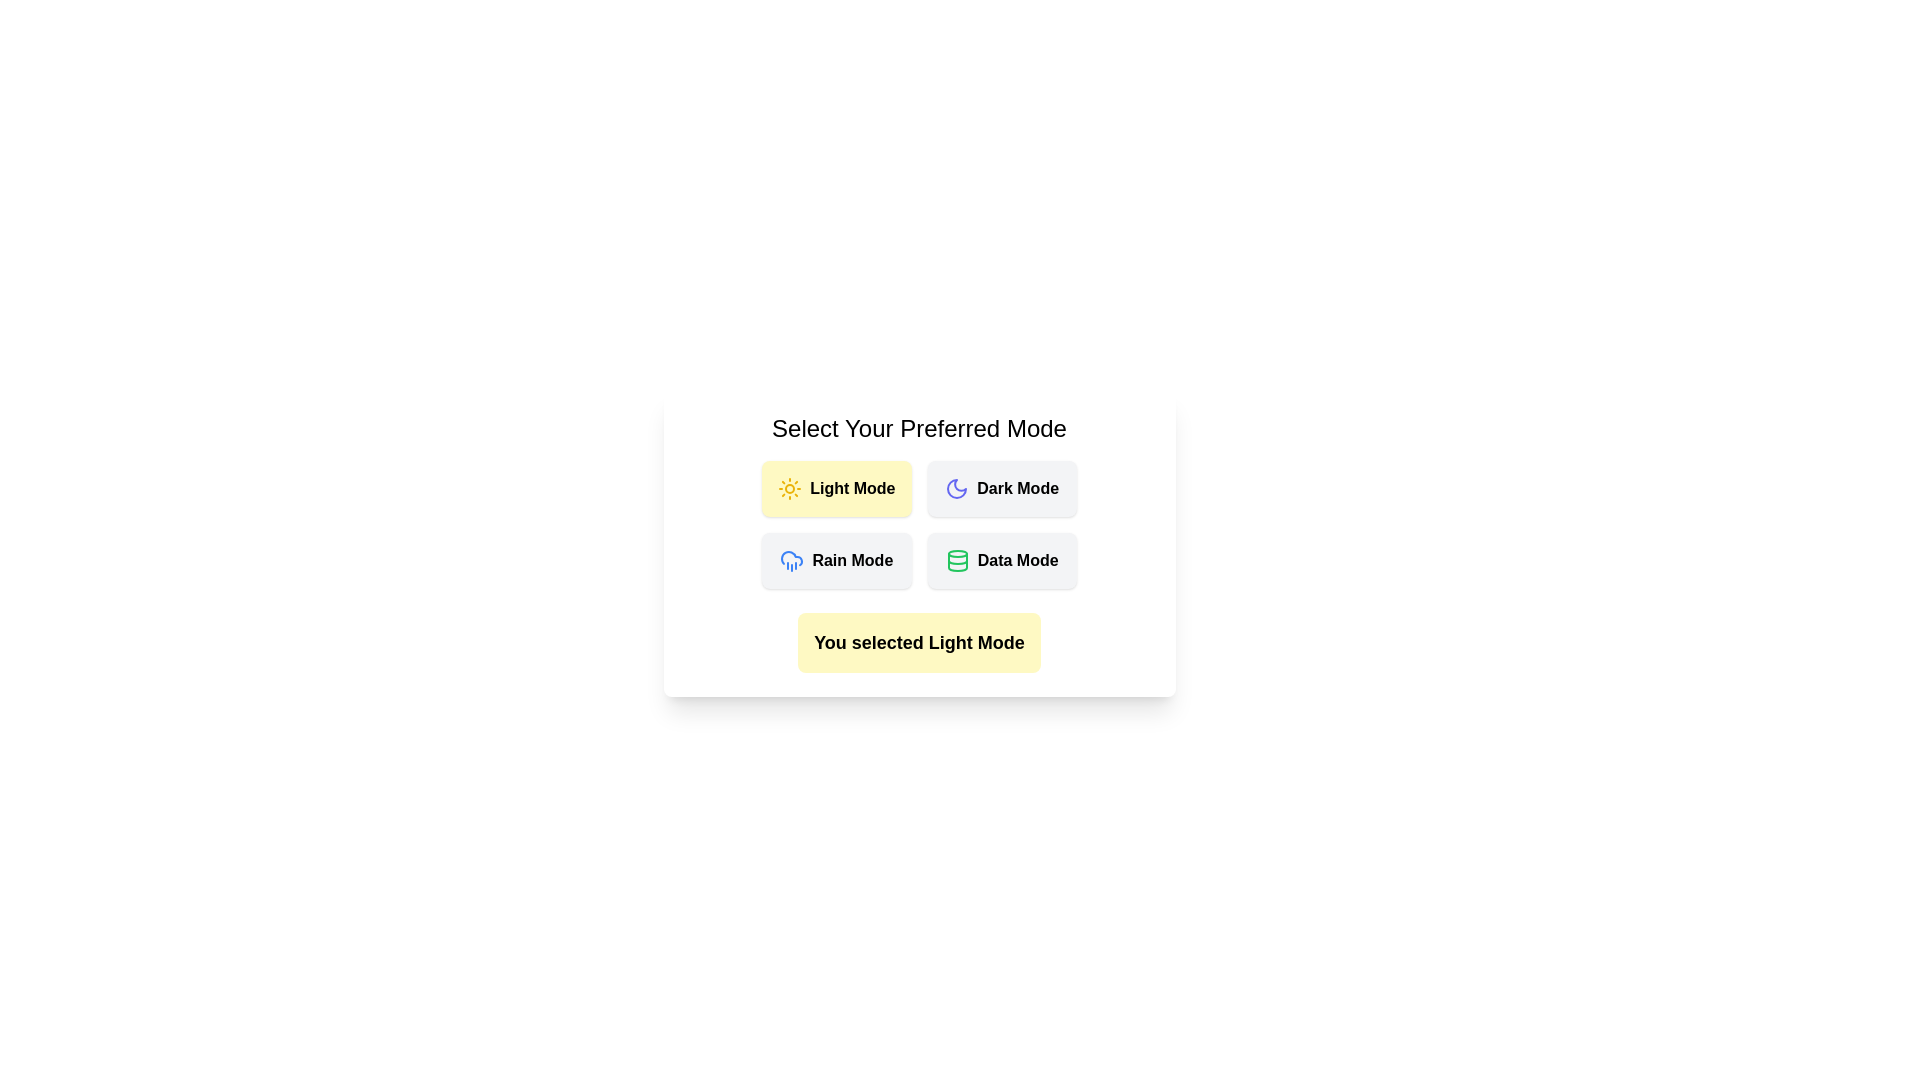  What do you see at coordinates (956, 489) in the screenshot?
I see `the moon-shaped icon styled with a curved crescent outline in blue, located near the 'Dark Mode' text in the mode selection section` at bounding box center [956, 489].